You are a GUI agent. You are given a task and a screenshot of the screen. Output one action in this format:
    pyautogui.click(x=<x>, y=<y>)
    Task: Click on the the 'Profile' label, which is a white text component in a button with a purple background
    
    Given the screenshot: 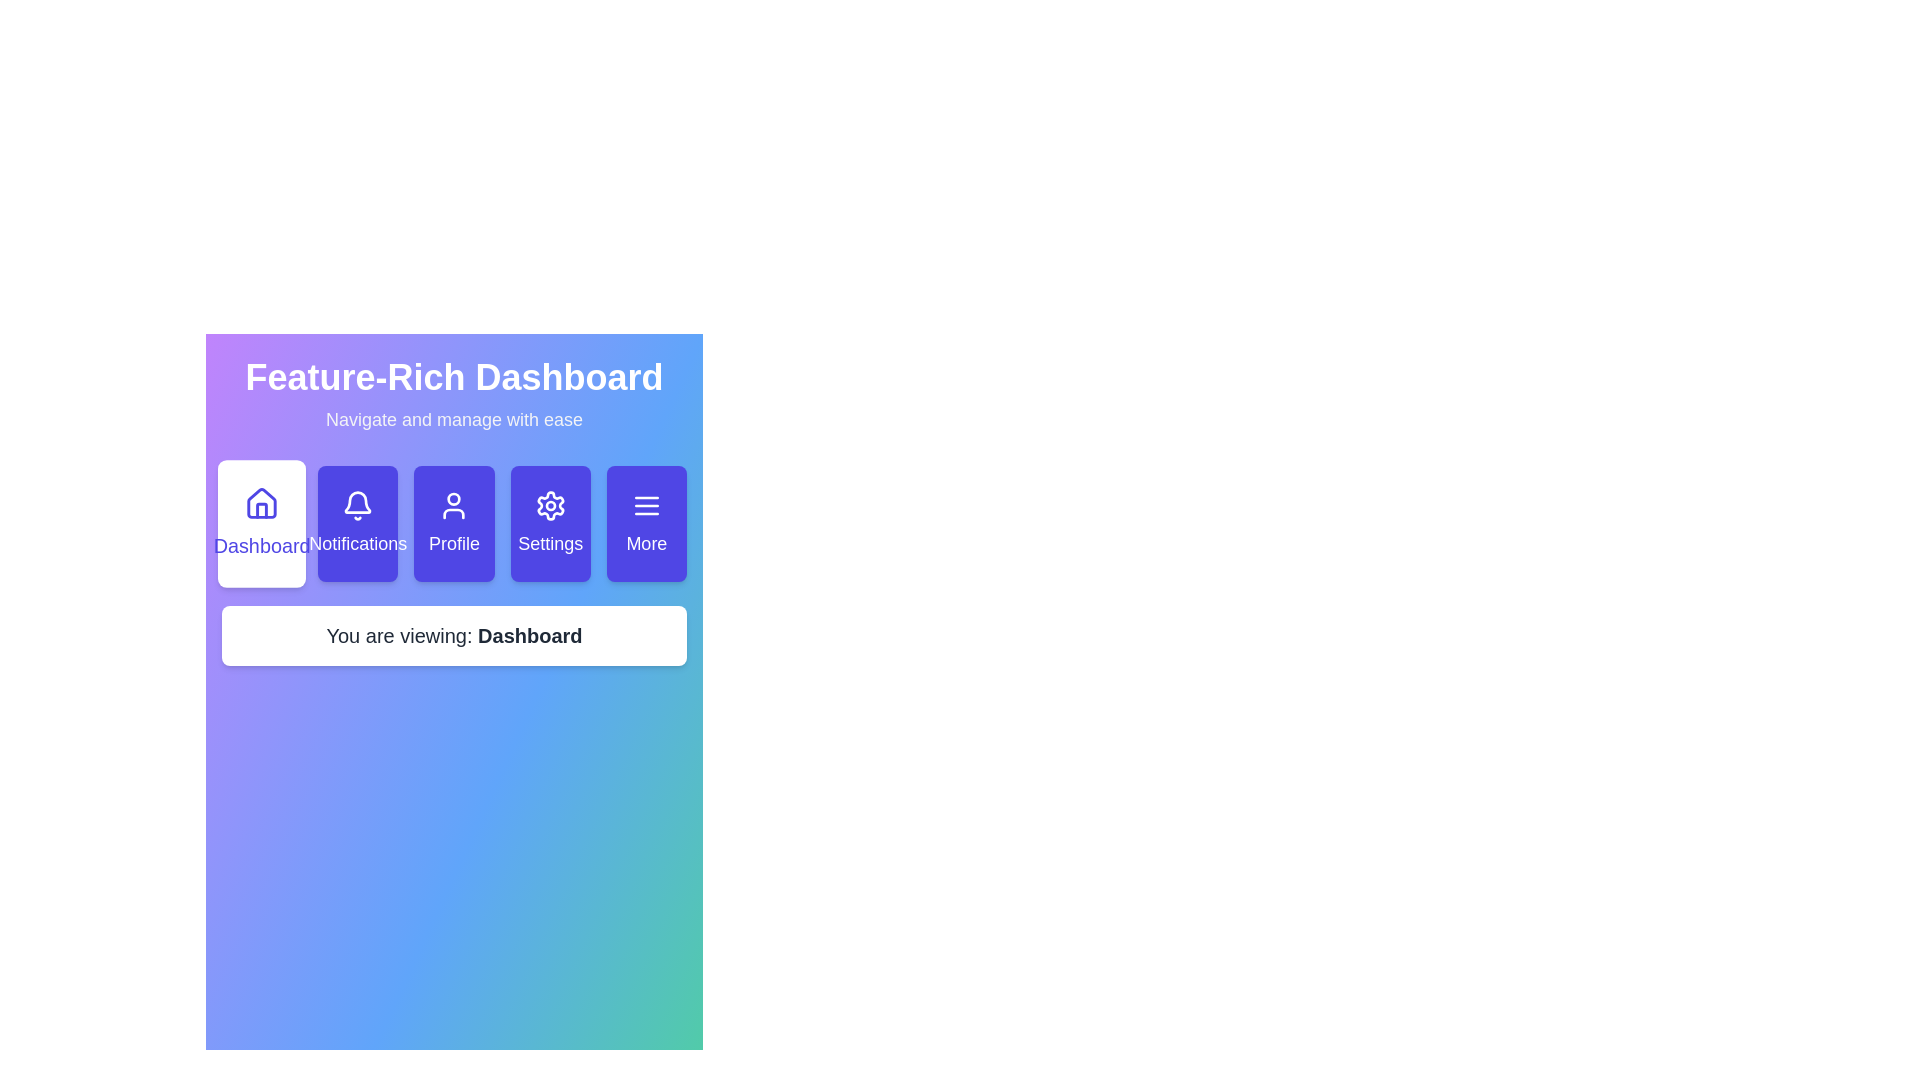 What is the action you would take?
    pyautogui.click(x=453, y=543)
    